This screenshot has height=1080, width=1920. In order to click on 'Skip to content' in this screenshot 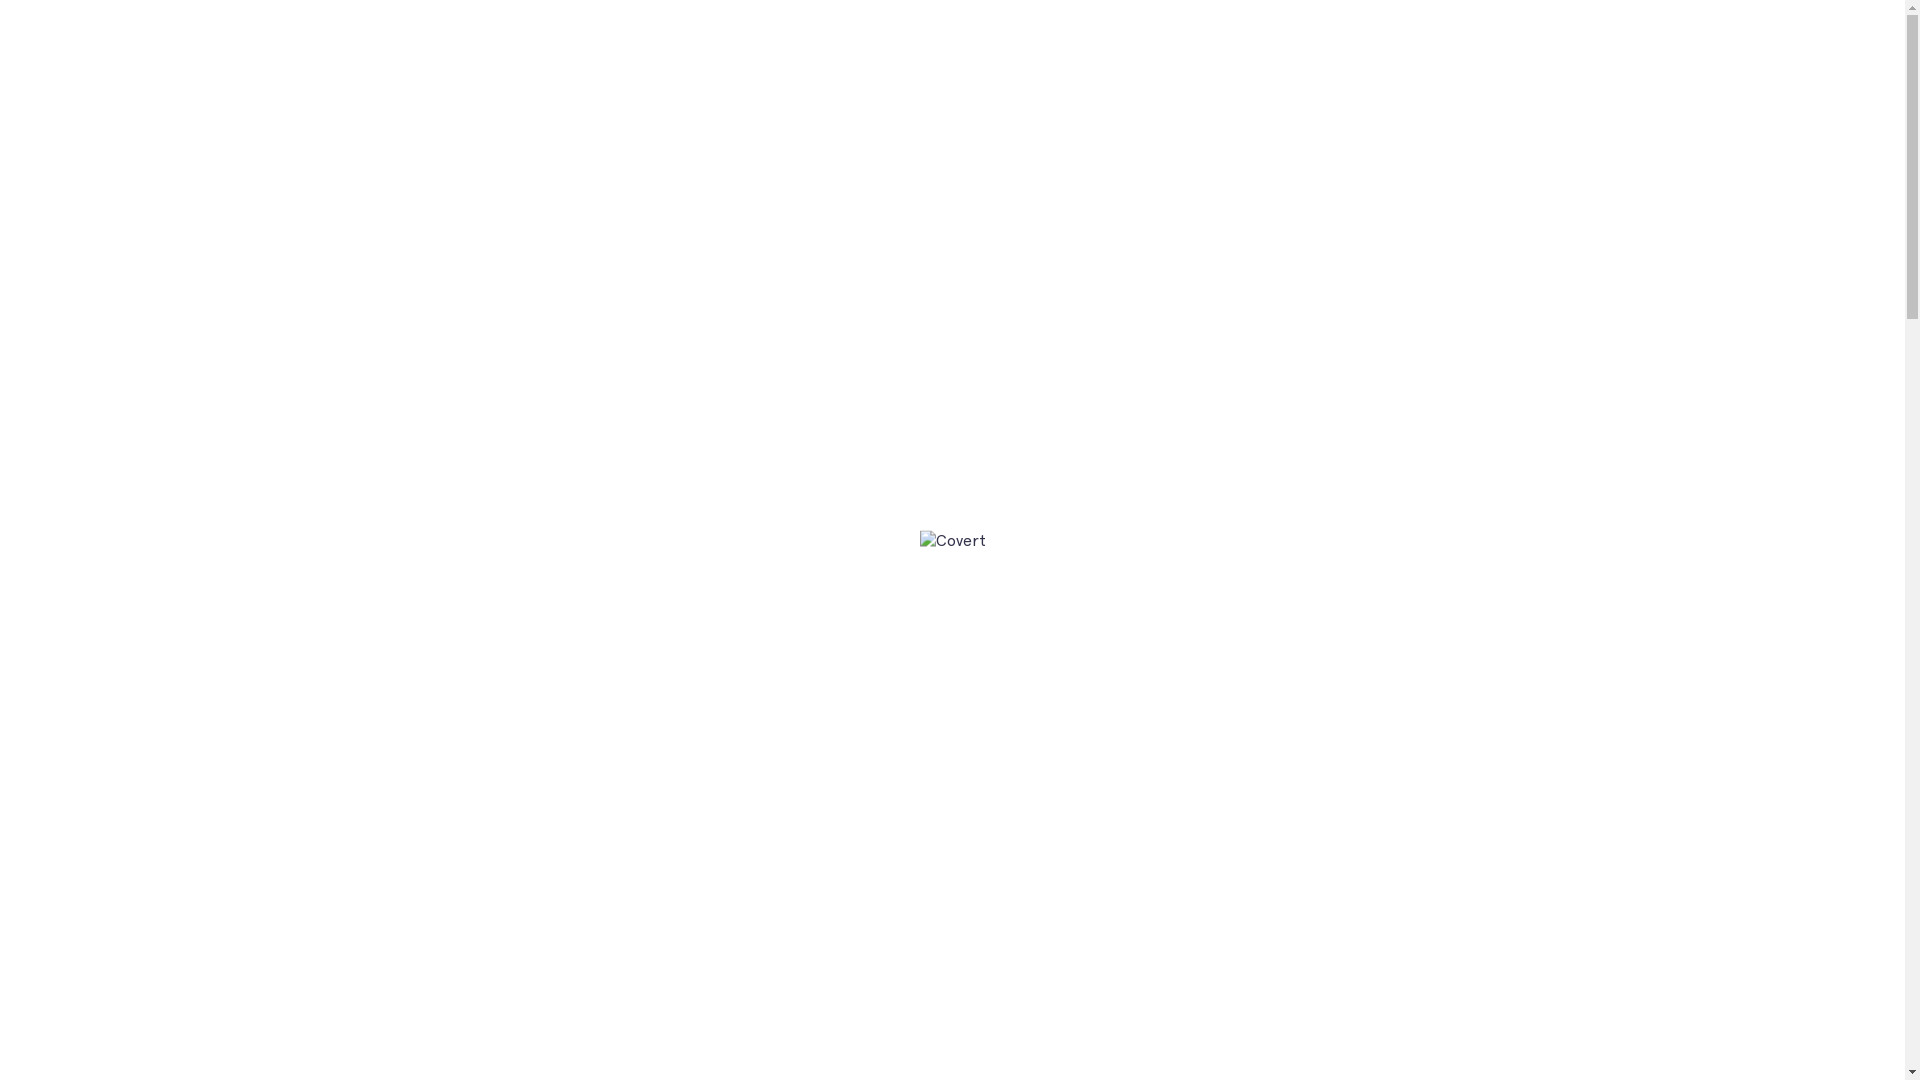, I will do `click(0, 0)`.